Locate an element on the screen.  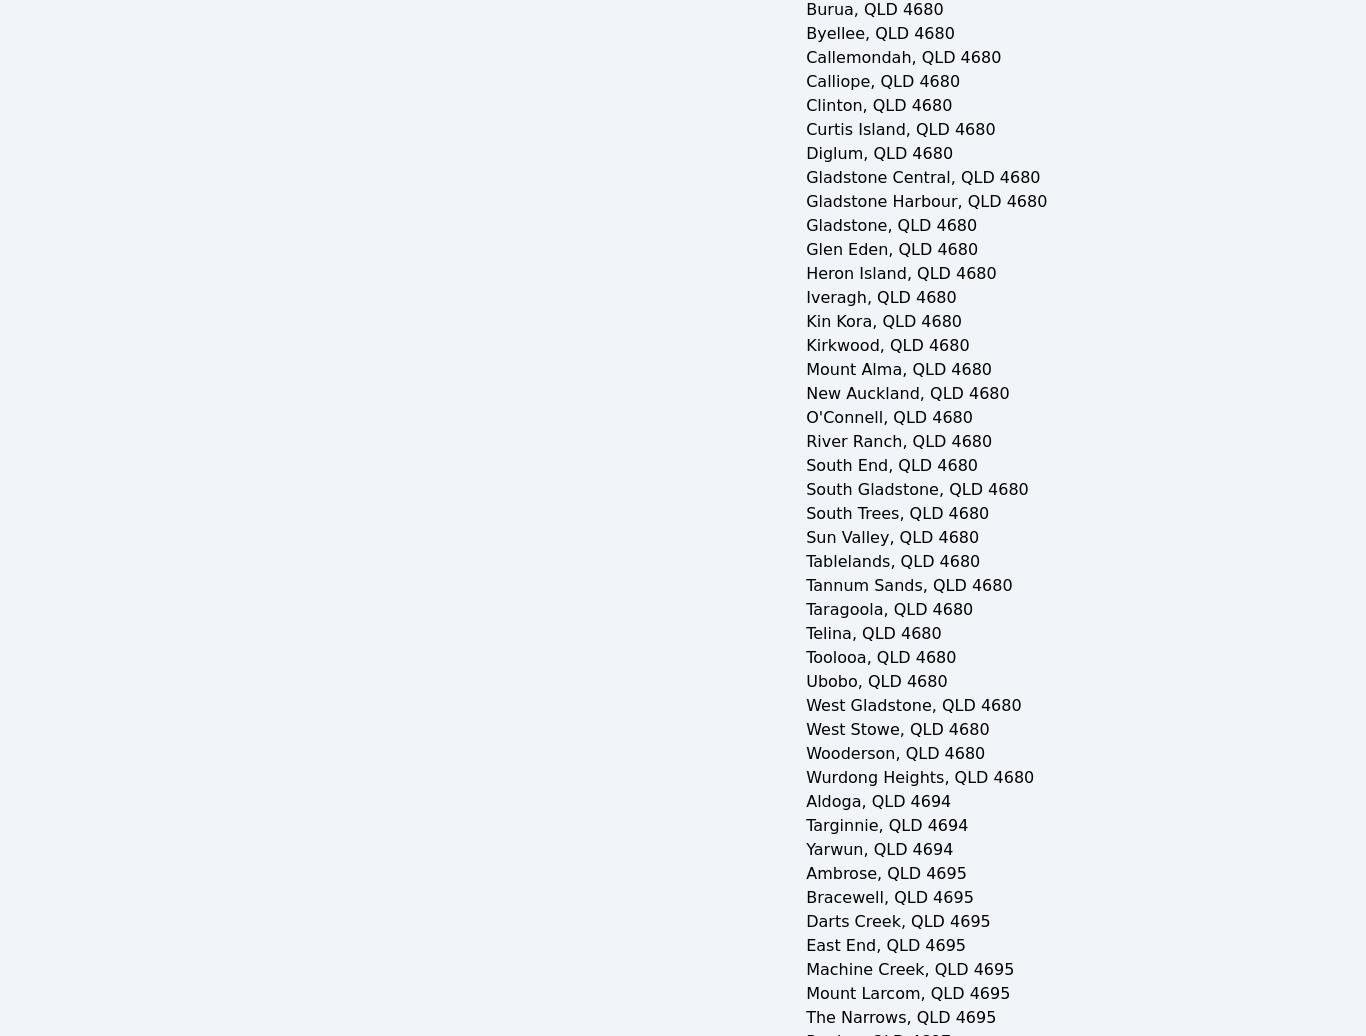
'Heron Island, QLD 4680' is located at coordinates (804, 273).